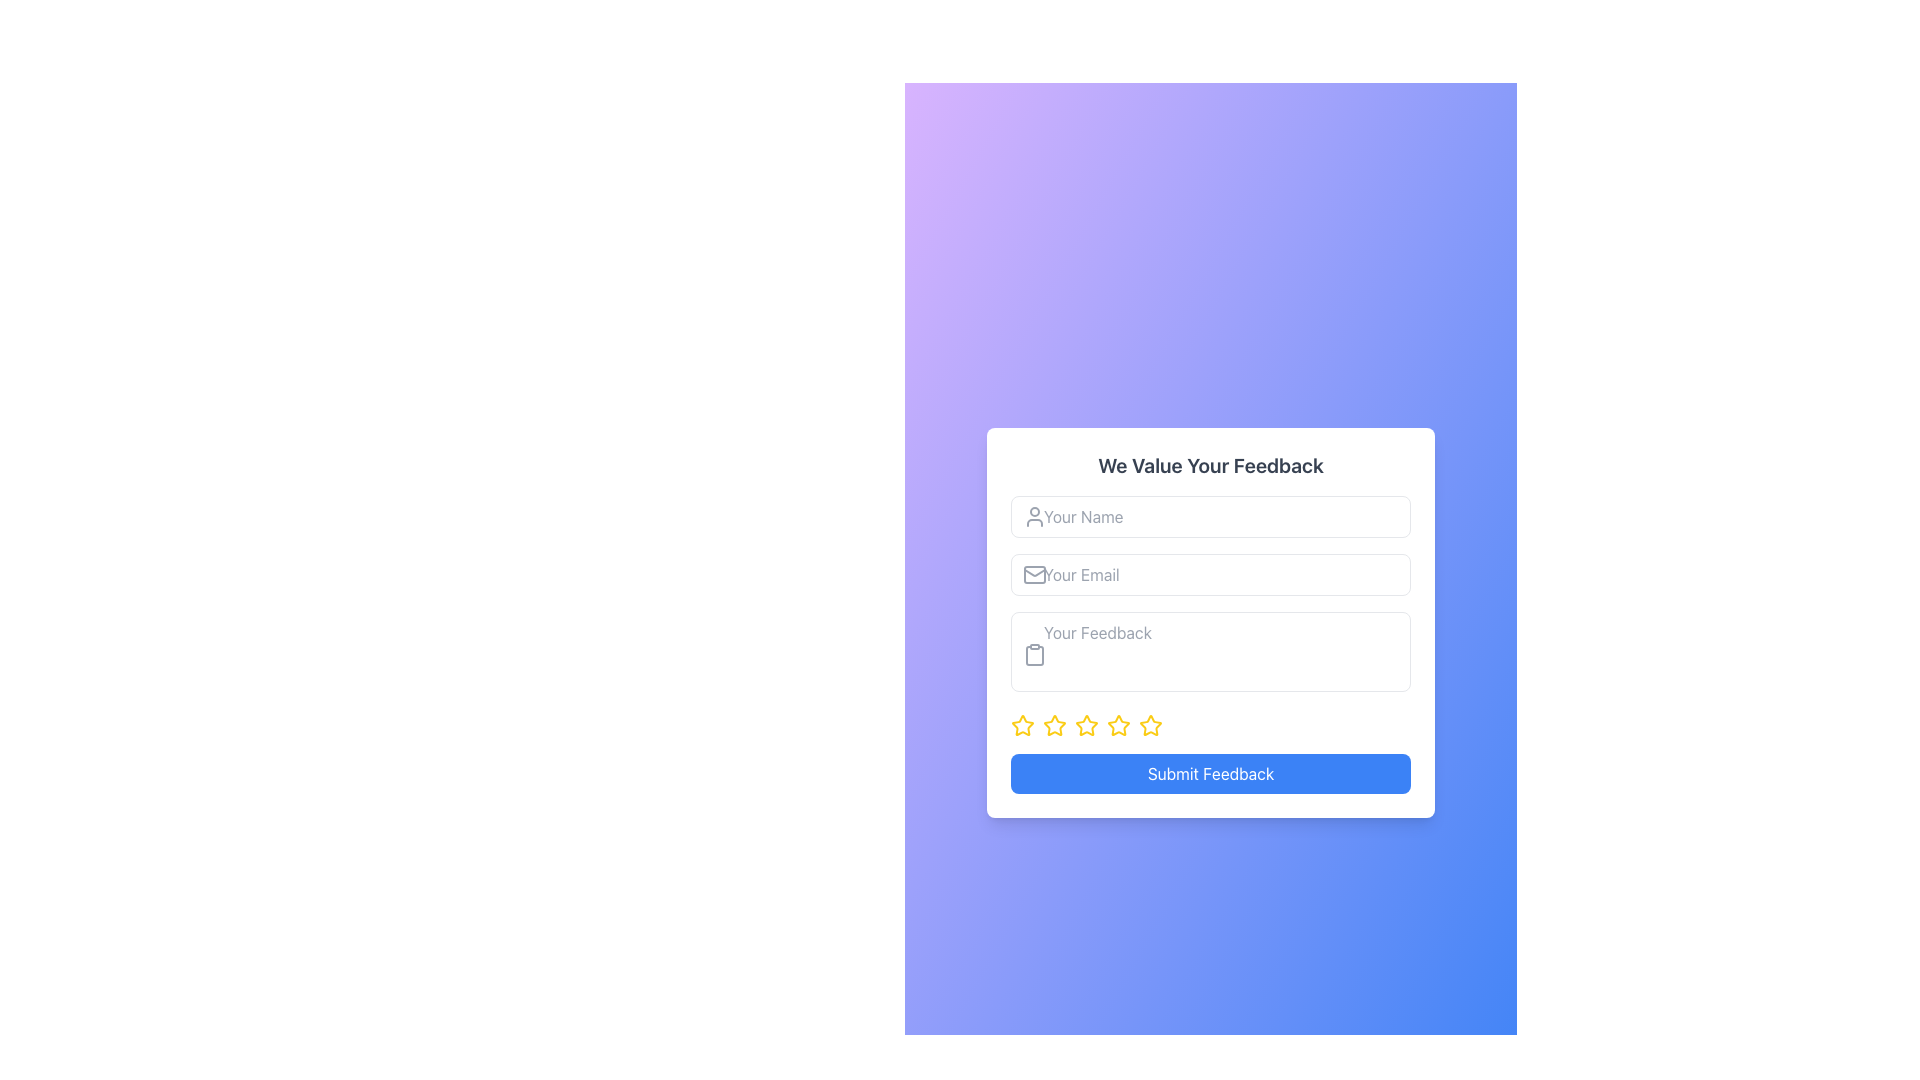 The image size is (1920, 1080). I want to click on across the stars in the Rating Selector, so click(1209, 725).